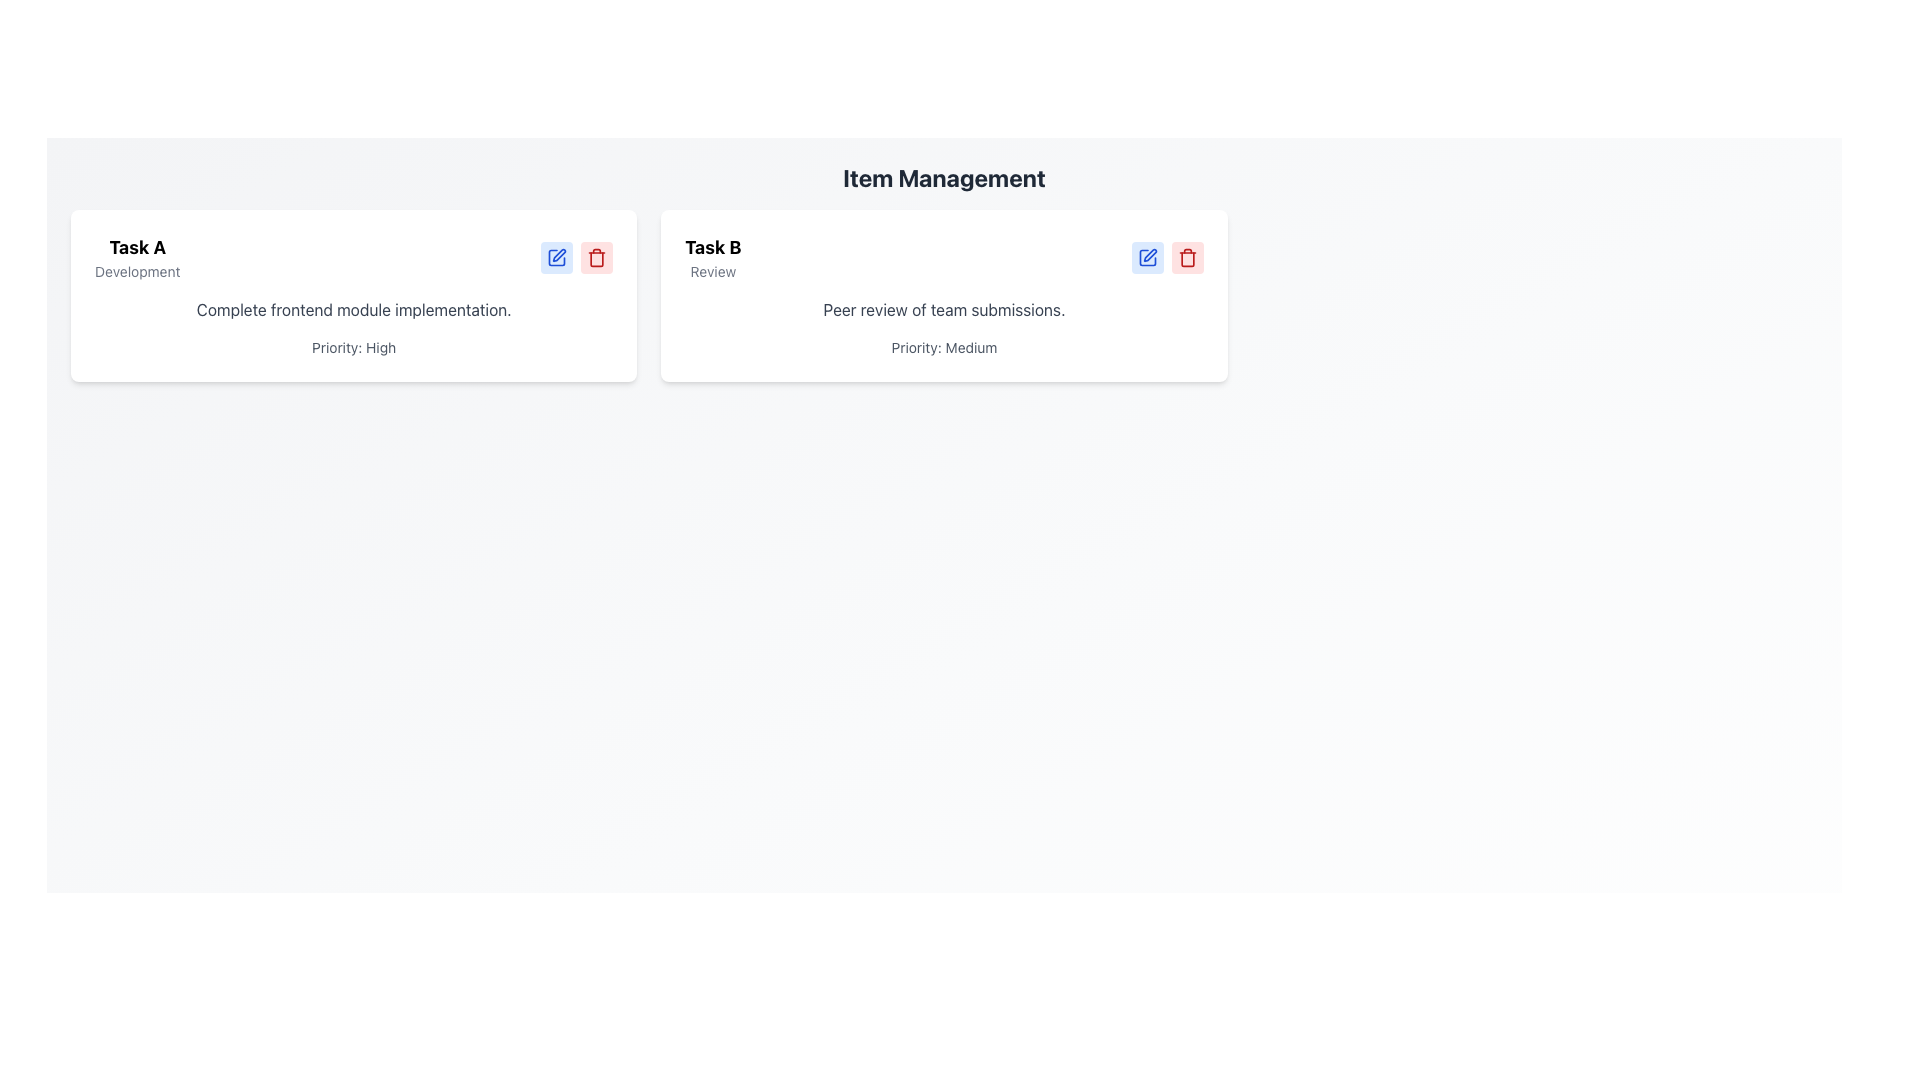 The height and width of the screenshot is (1080, 1920). What do you see at coordinates (713, 246) in the screenshot?
I see `the text label at the top of the card in the second column, which serves as the title for navigation or understanding` at bounding box center [713, 246].